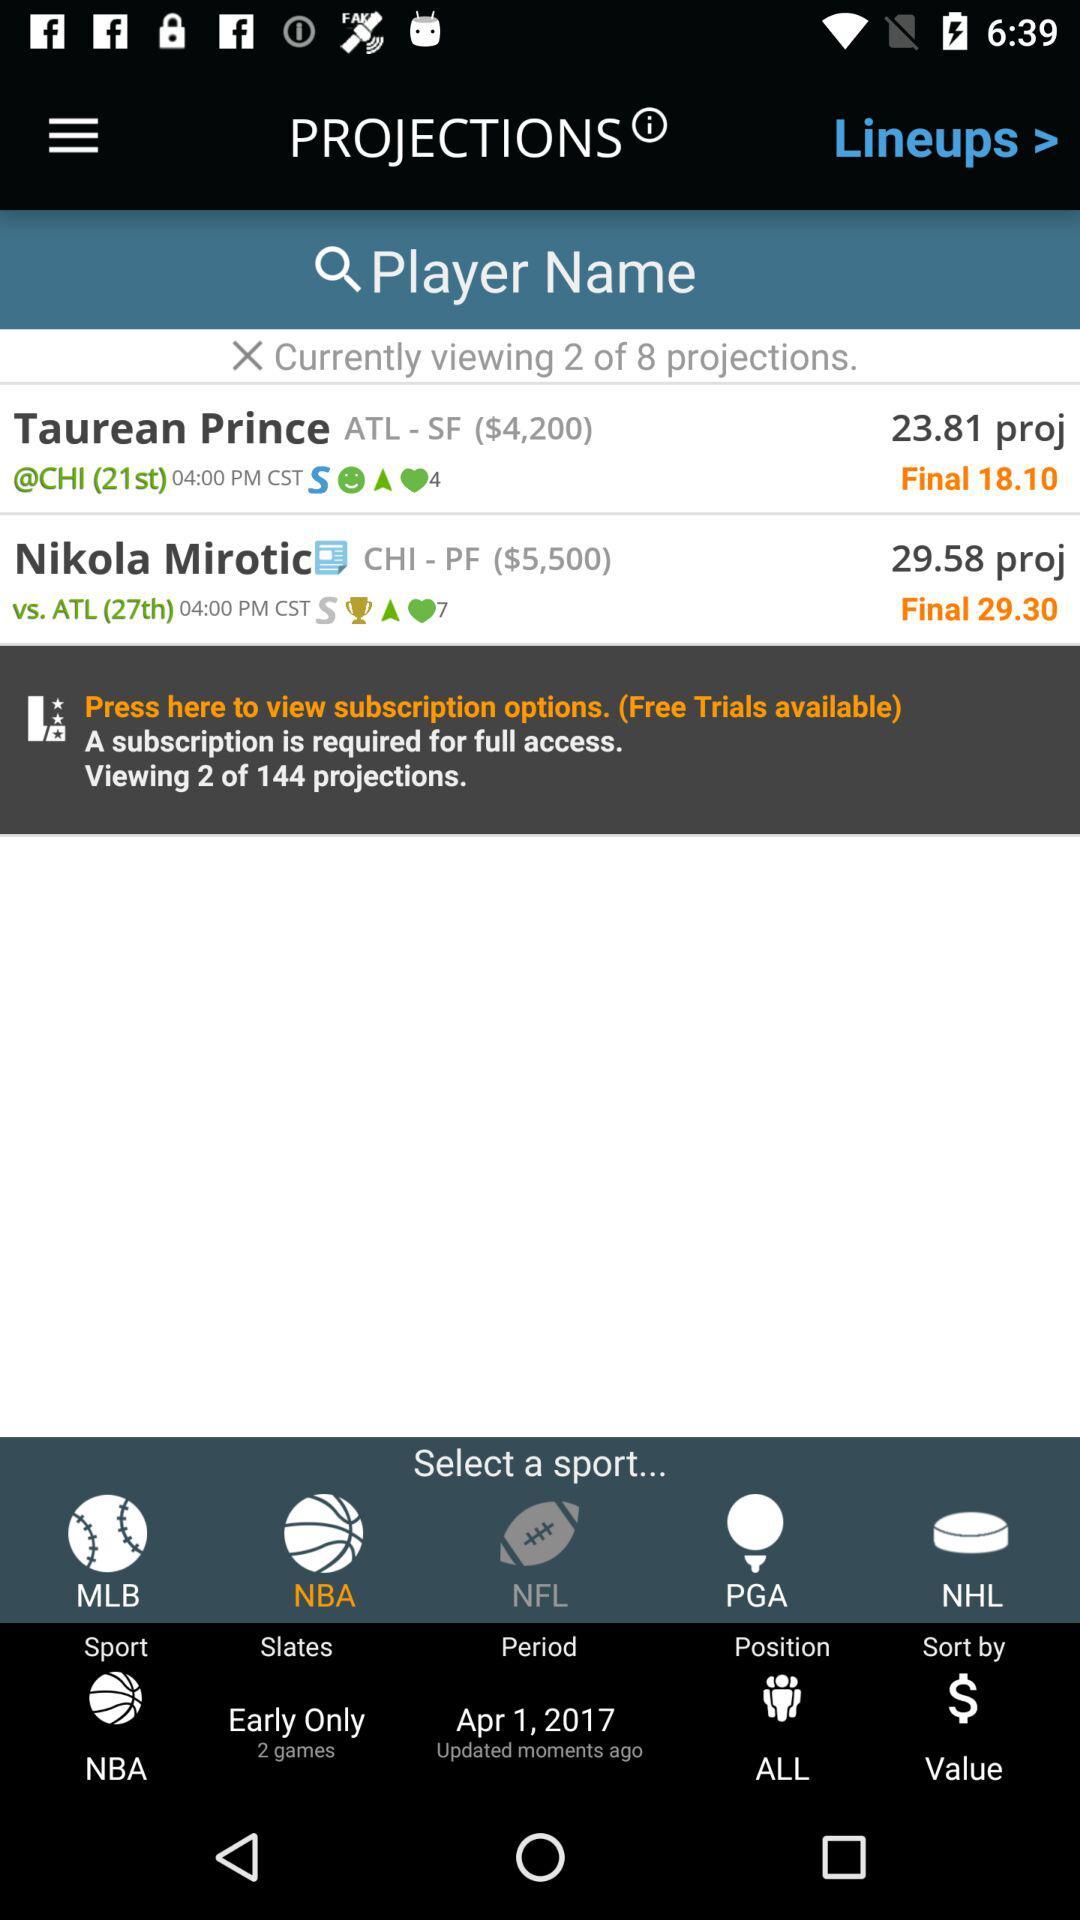 Image resolution: width=1080 pixels, height=1920 pixels. Describe the element at coordinates (977, 425) in the screenshot. I see `the 23.81 proj item` at that location.